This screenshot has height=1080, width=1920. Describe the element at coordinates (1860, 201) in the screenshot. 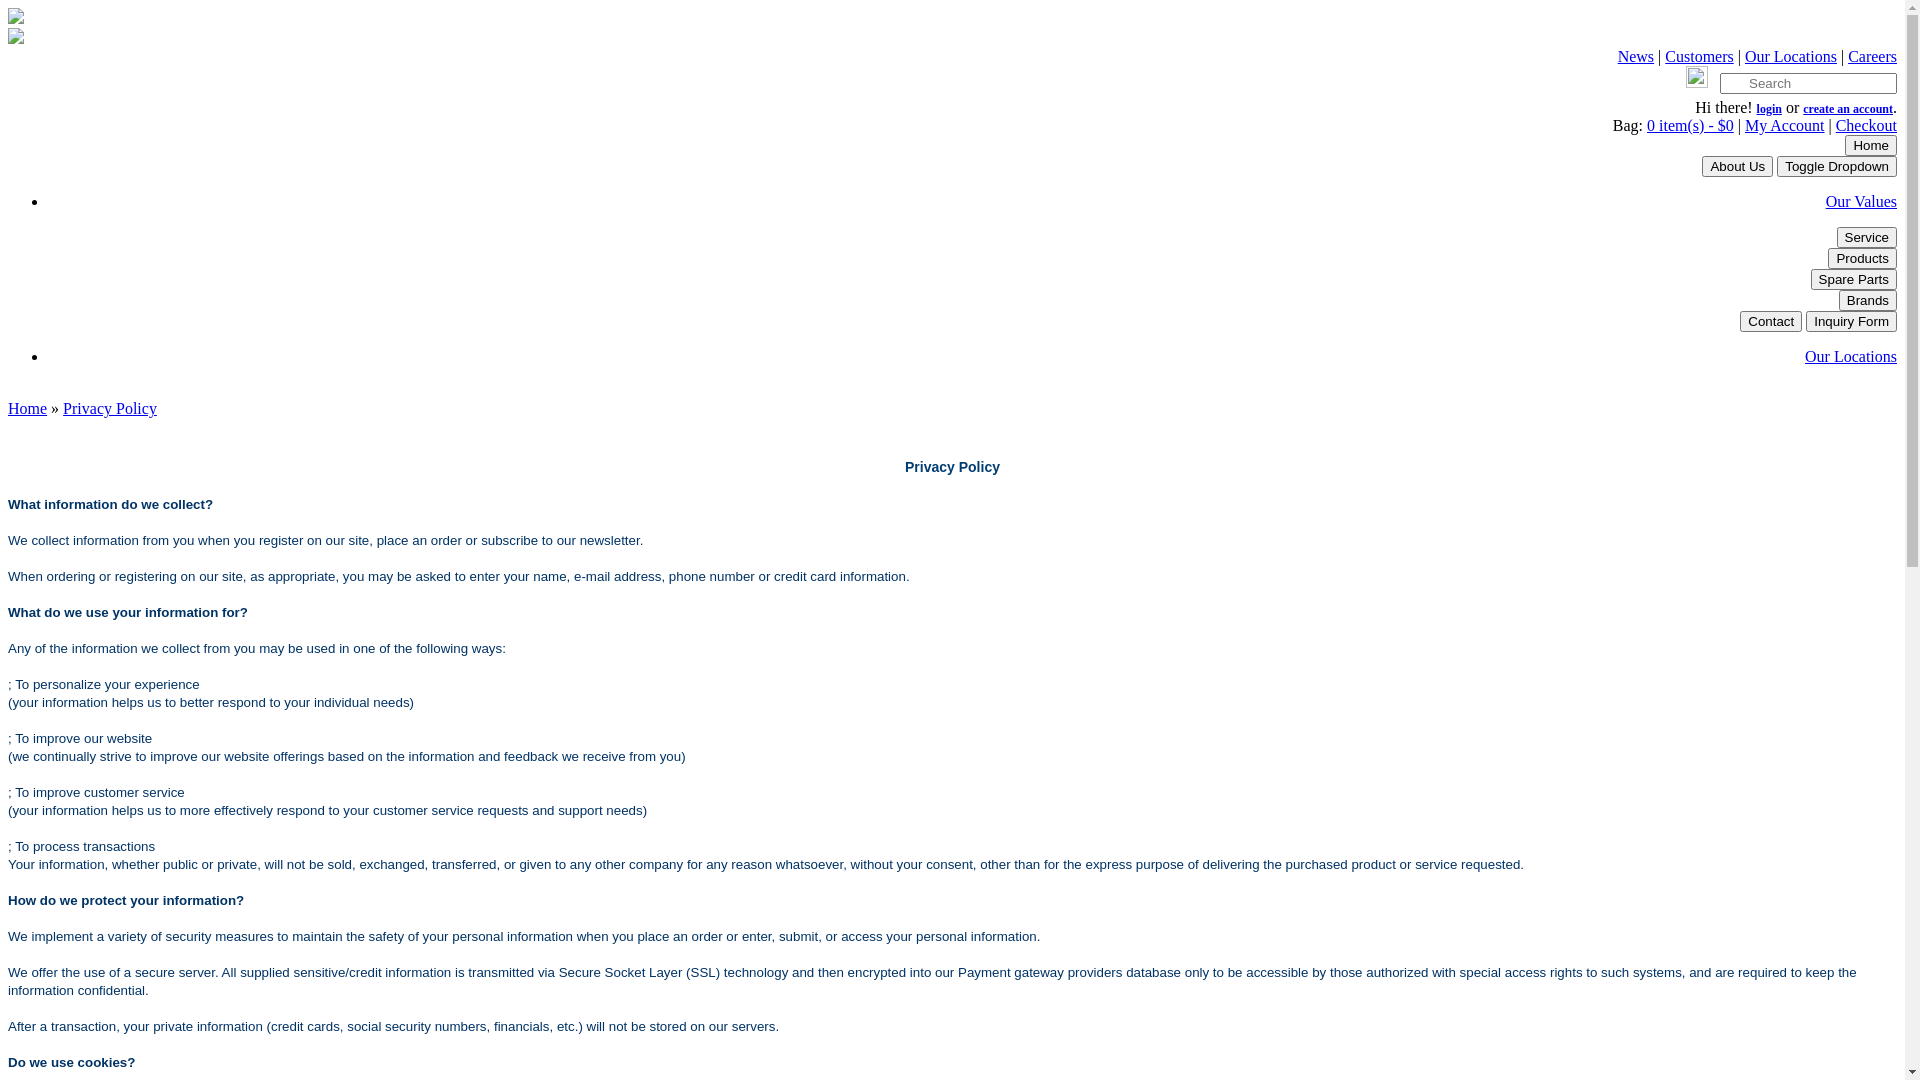

I see `'Our Values'` at that location.